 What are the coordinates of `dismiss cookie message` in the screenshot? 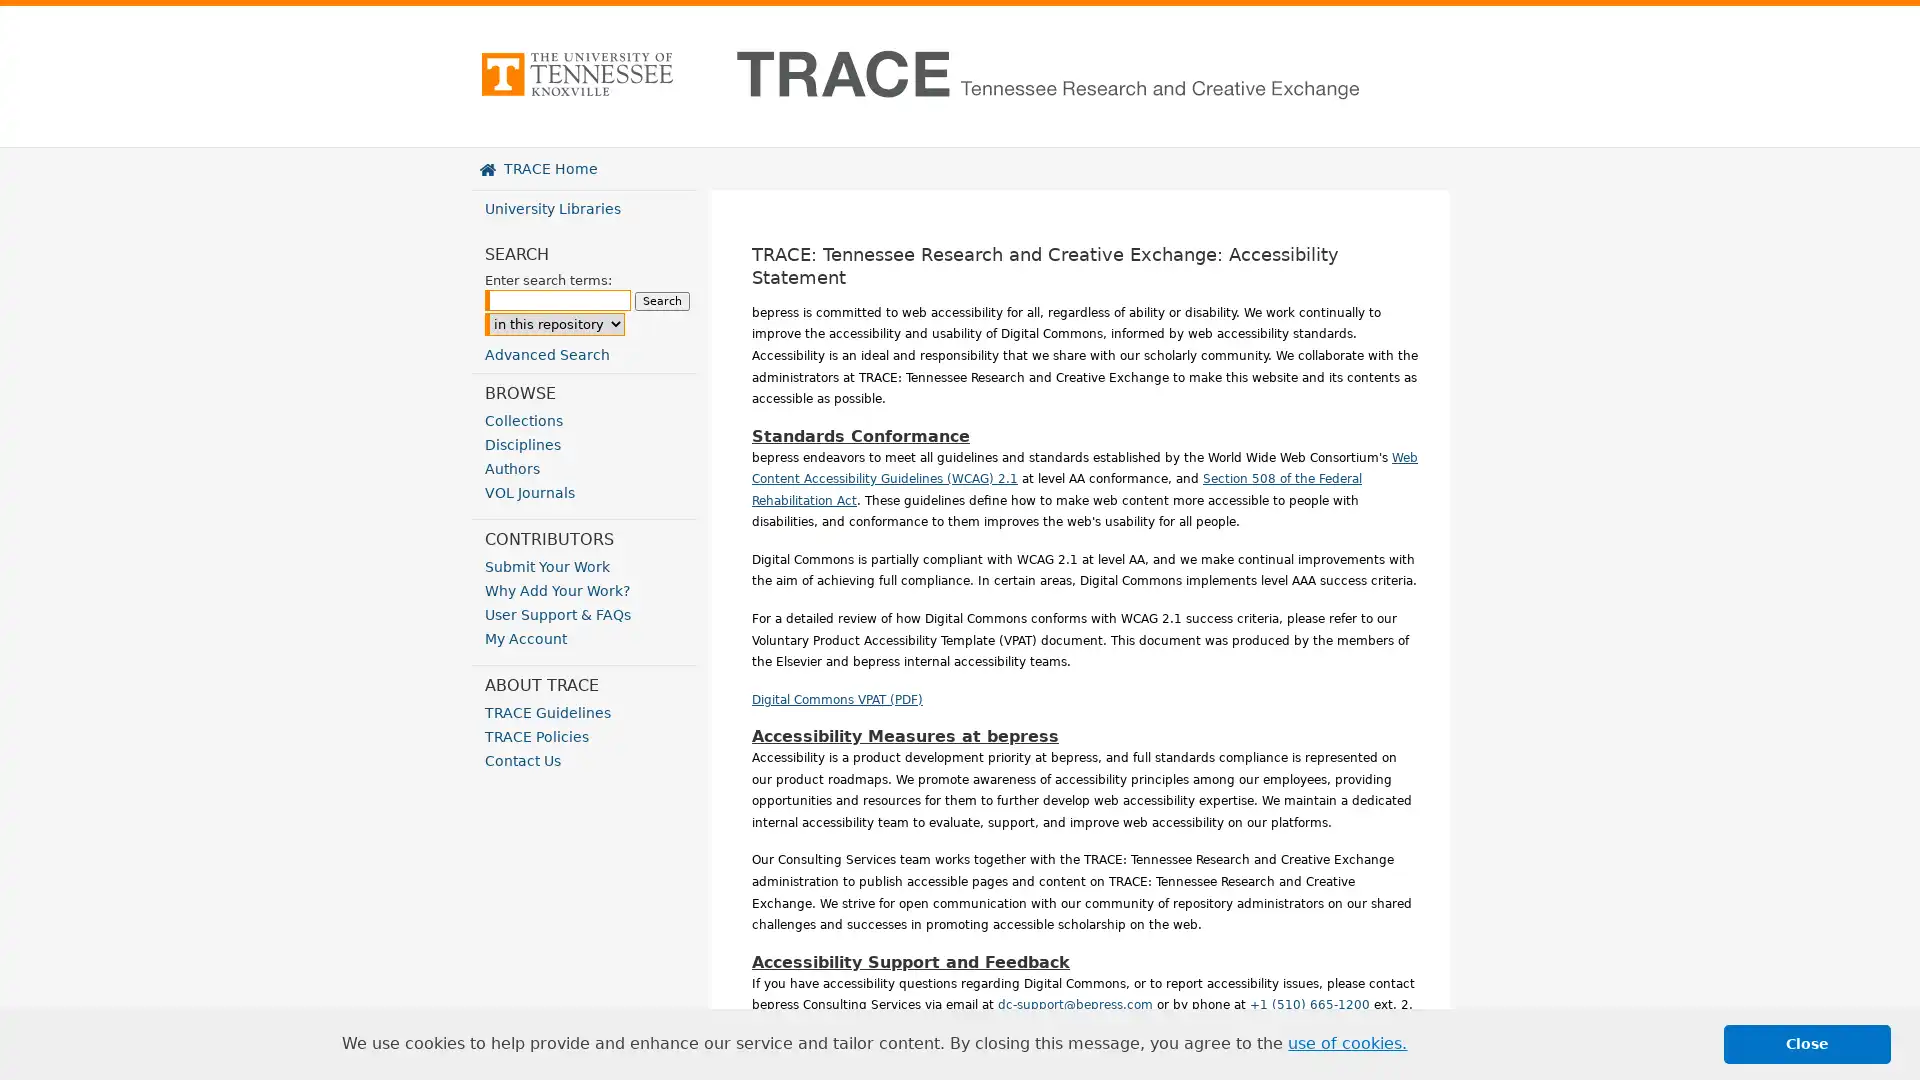 It's located at (1807, 1043).